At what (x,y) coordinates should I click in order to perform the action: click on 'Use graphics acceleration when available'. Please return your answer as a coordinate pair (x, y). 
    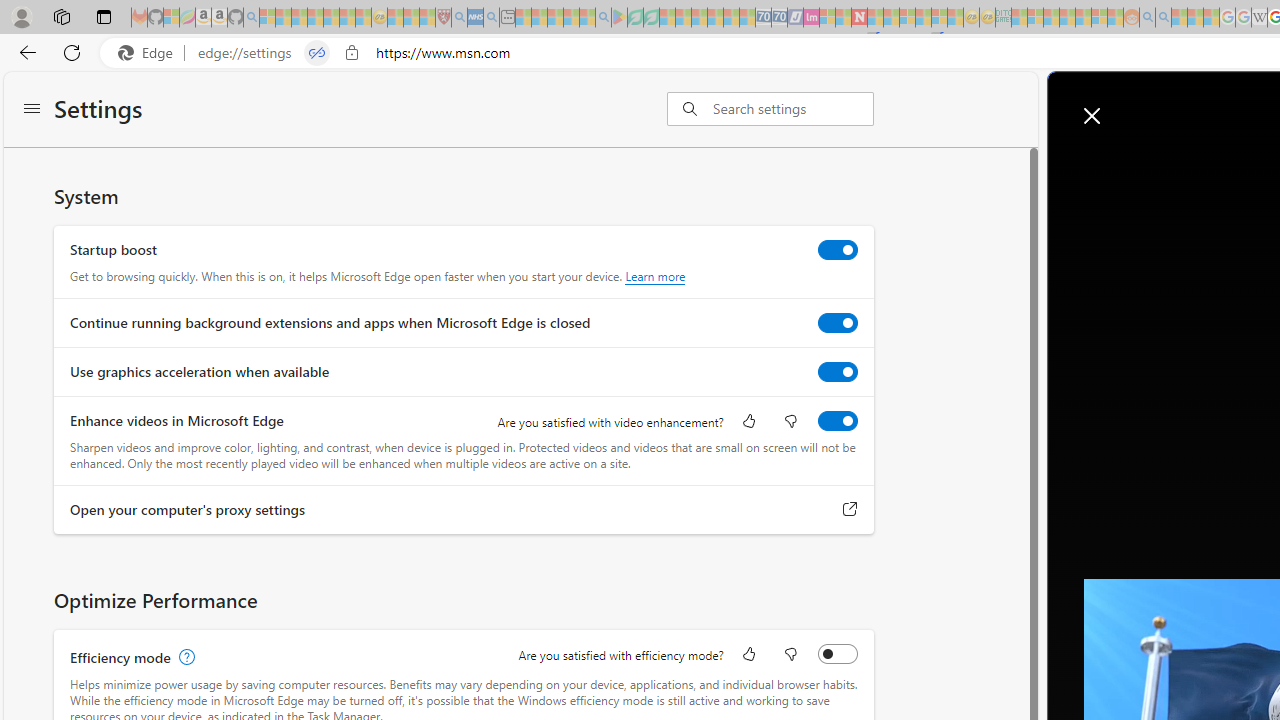
    Looking at the image, I should click on (837, 372).